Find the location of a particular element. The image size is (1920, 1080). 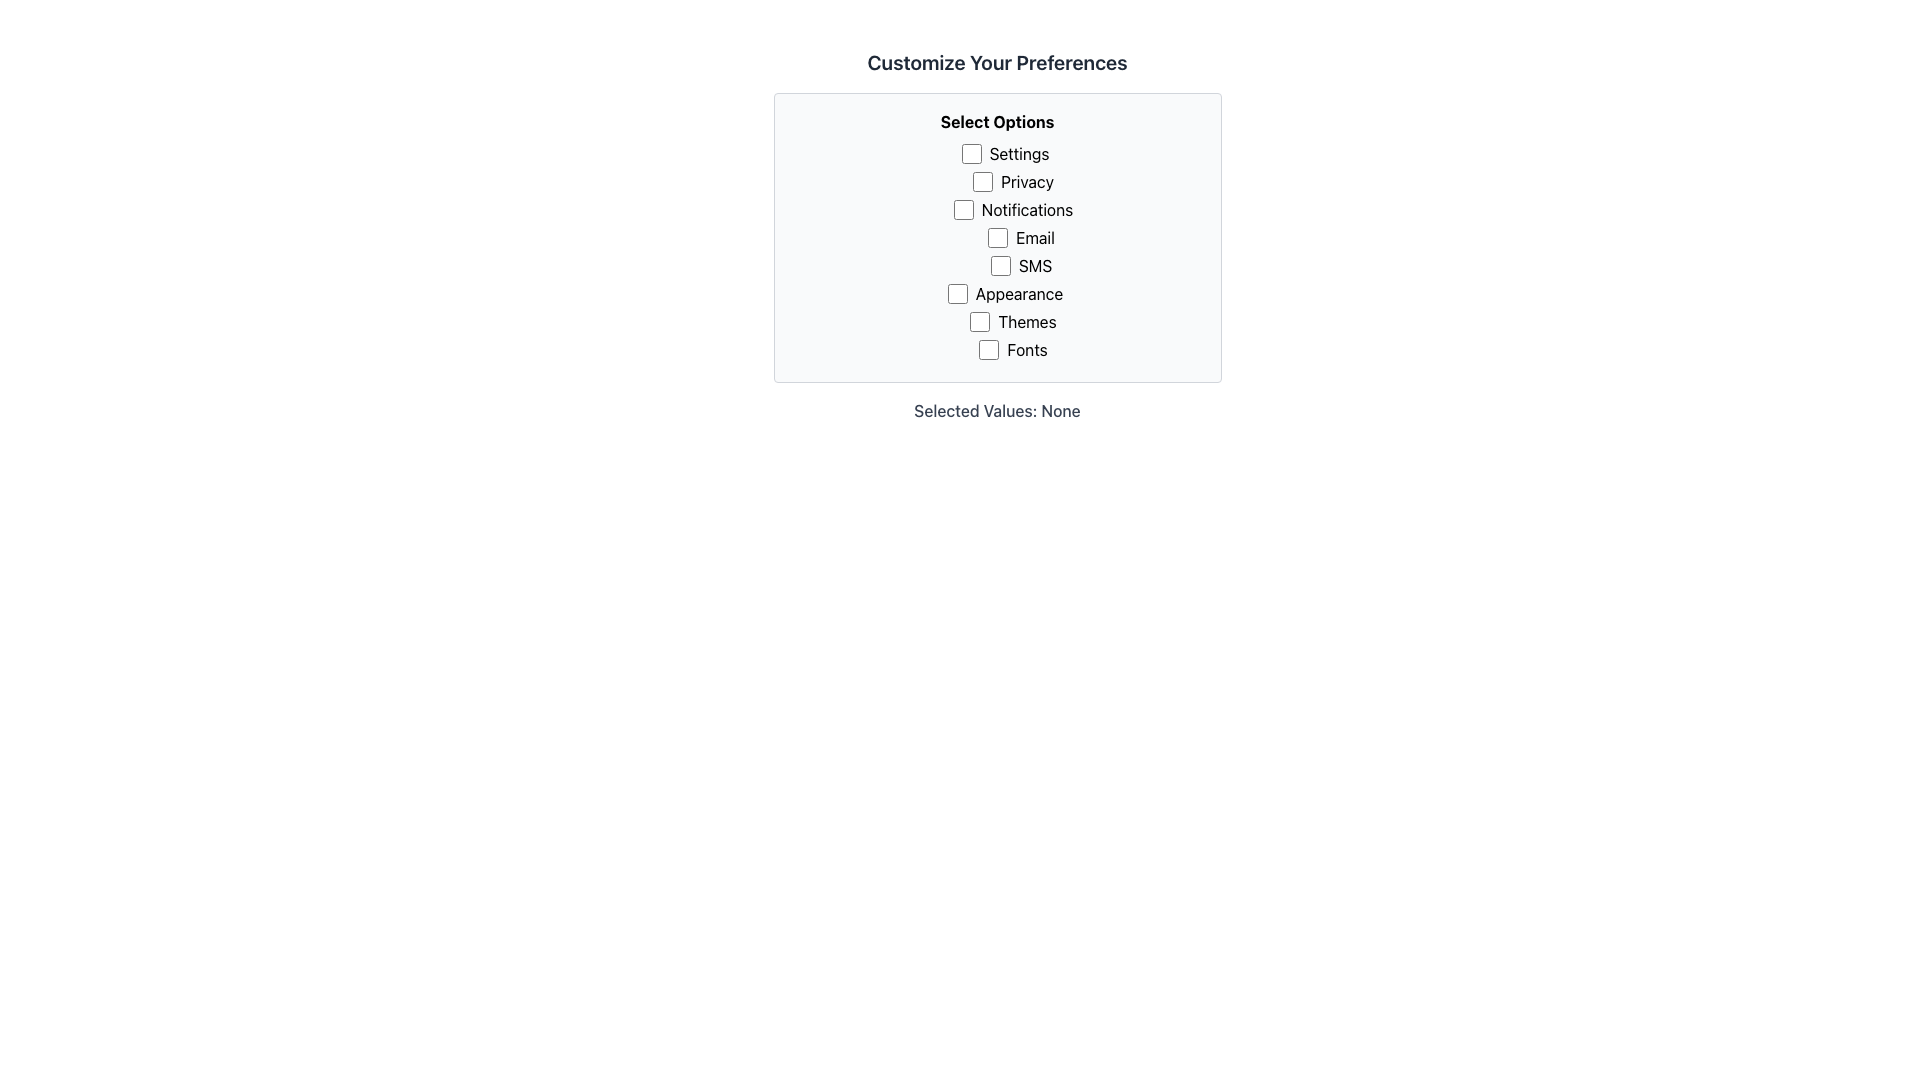

the checkbox in the Interactive List with Checkboxes located centrally within the 'Select Options' dialog box is located at coordinates (1005, 212).